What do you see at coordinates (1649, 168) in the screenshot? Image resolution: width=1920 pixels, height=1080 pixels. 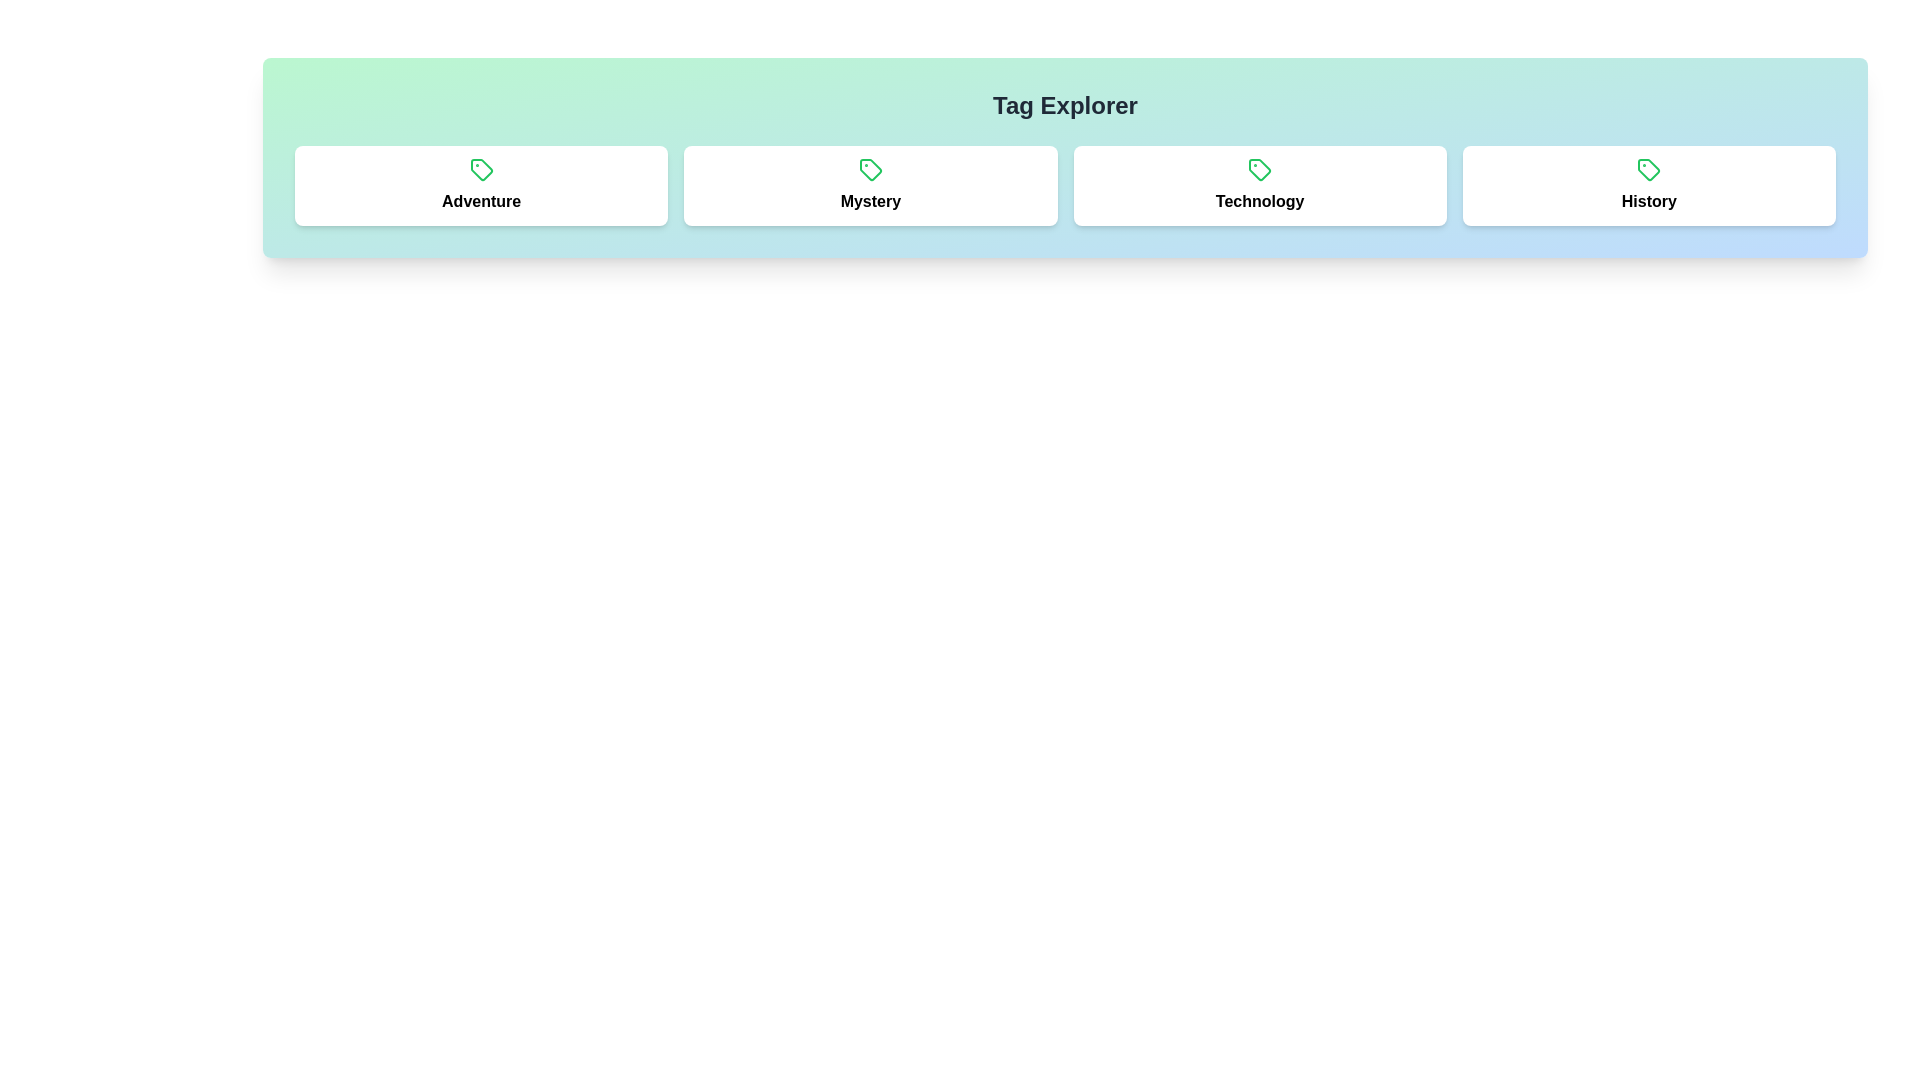 I see `the green tag icon representing categories in the 'Tag Explorer' section, specifically above the 'Technology' label text` at bounding box center [1649, 168].